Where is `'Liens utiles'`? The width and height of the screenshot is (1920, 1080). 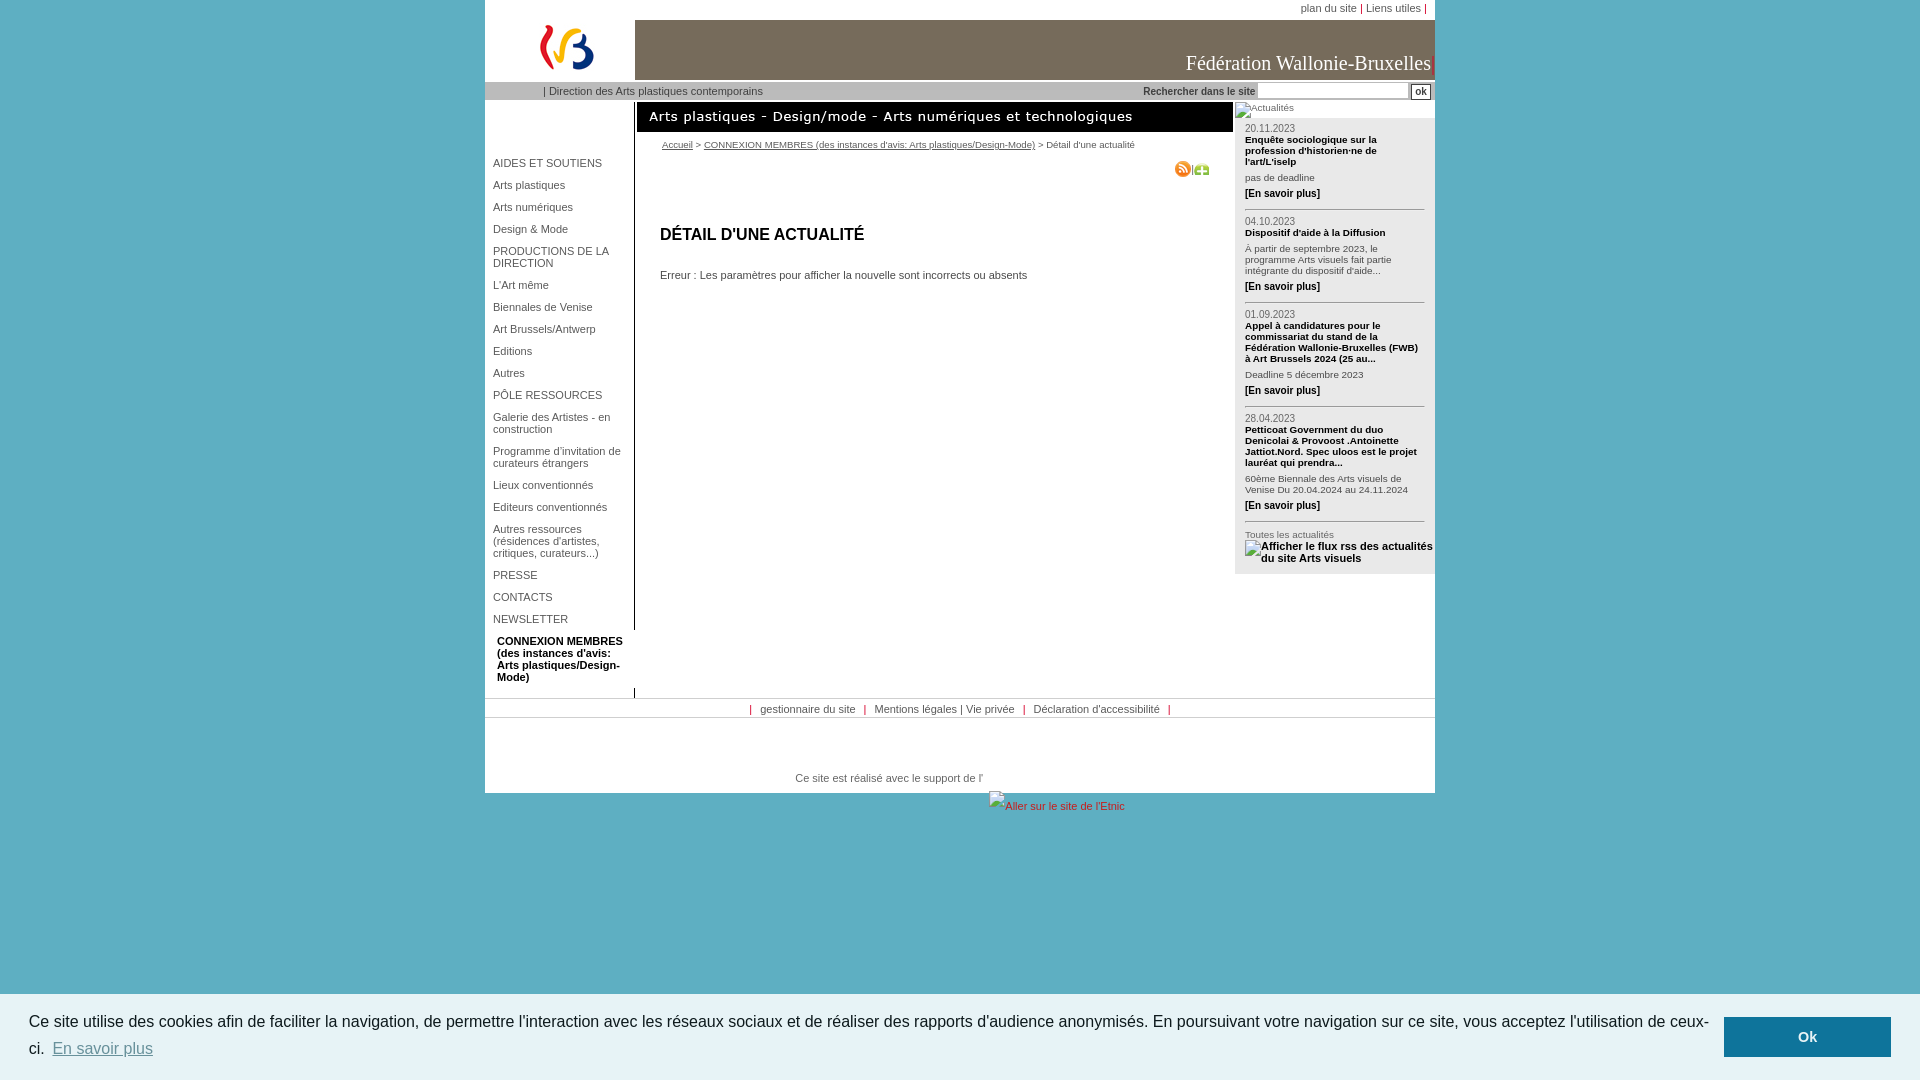 'Liens utiles' is located at coordinates (1392, 7).